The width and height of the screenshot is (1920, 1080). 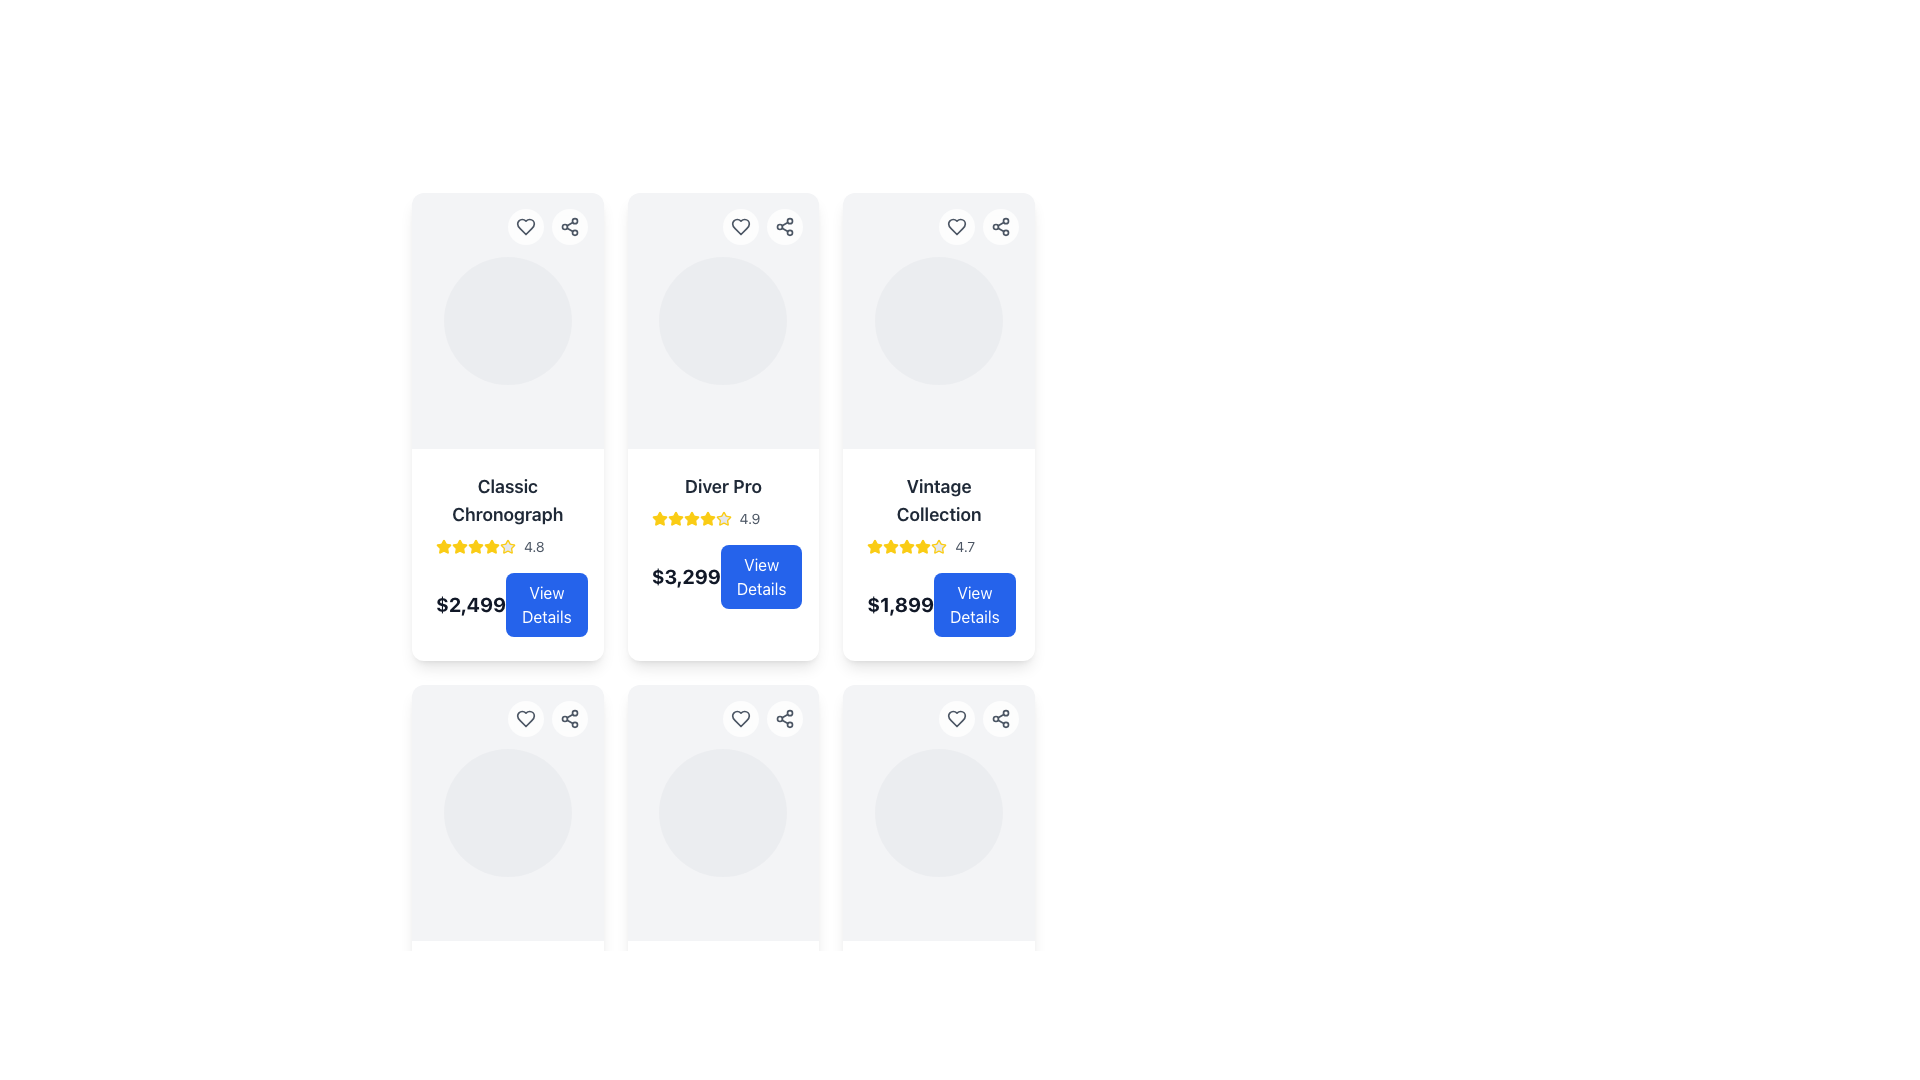 I want to click on the fourth star icon in the rating system of the 'Vintage Collection' card, which is a five-pointed star with a yellow fill, so click(x=922, y=547).